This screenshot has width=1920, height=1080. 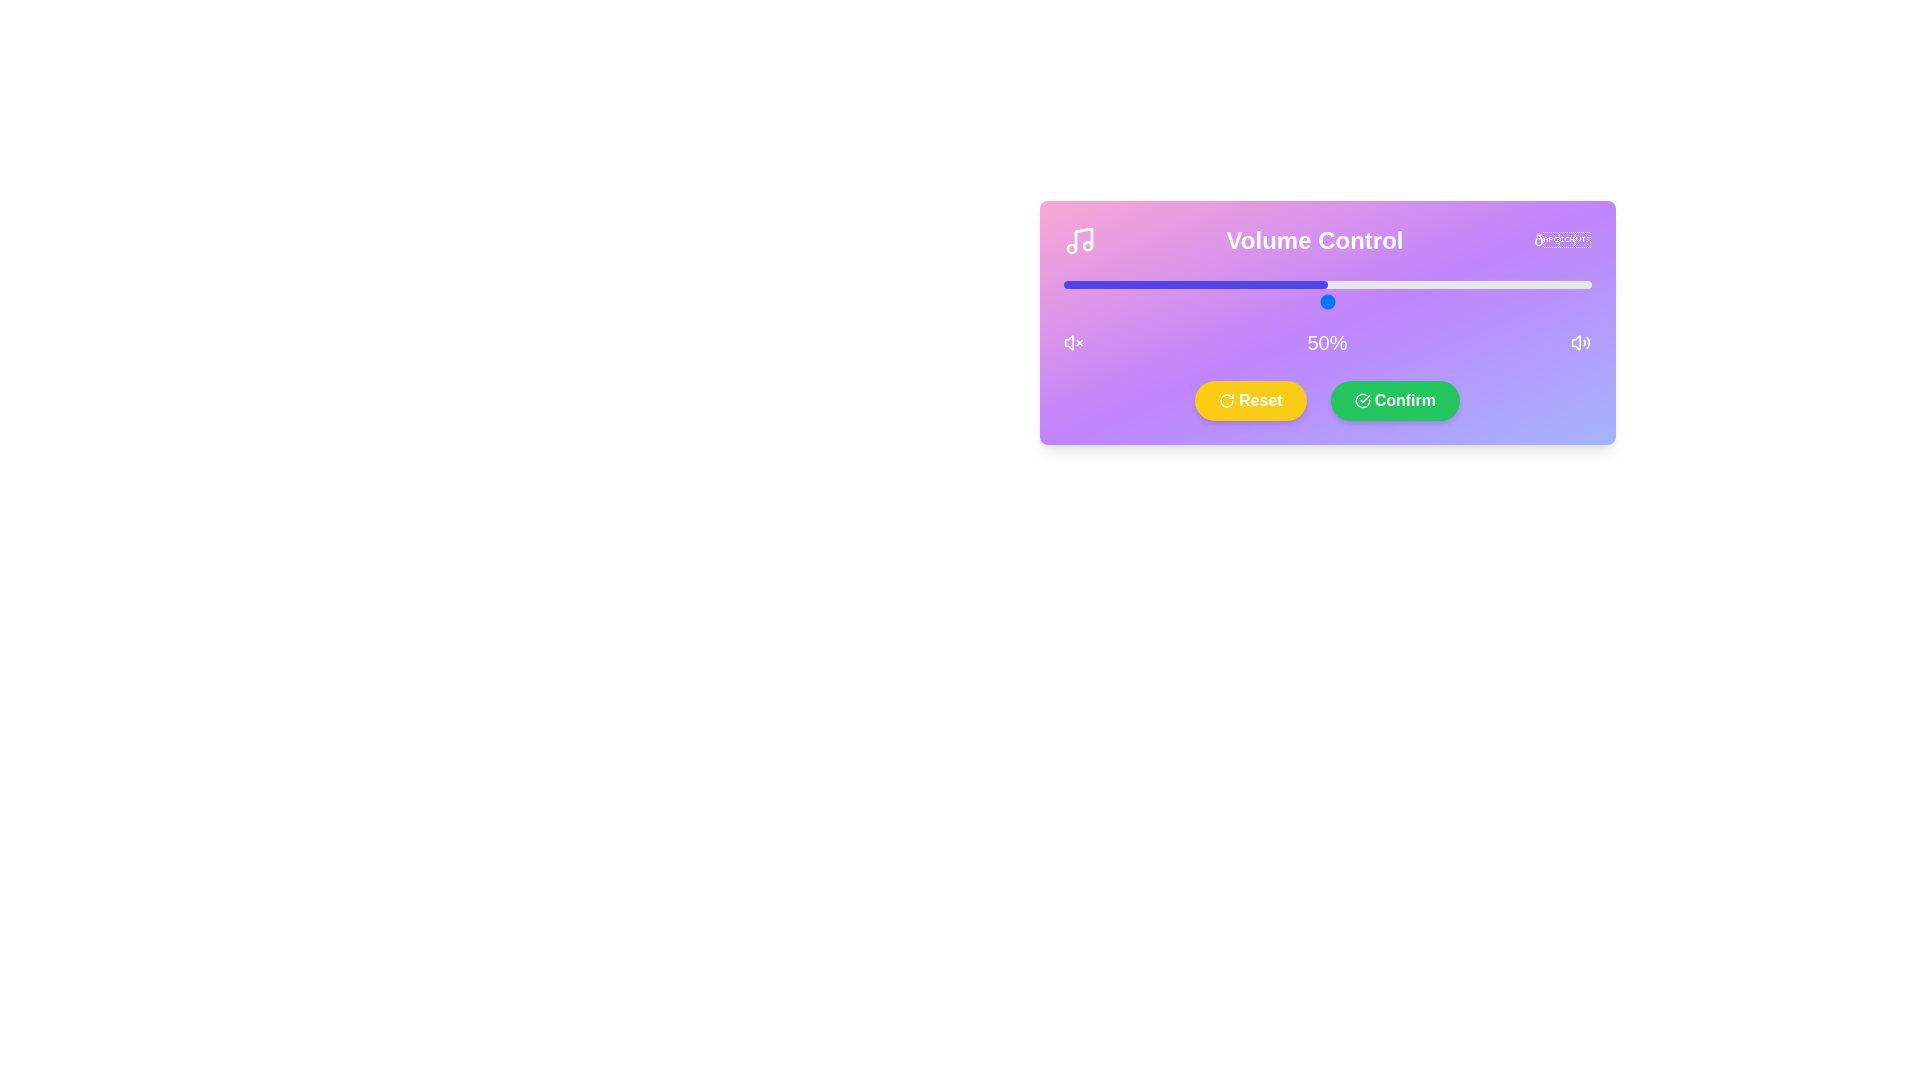 What do you see at coordinates (1459, 285) in the screenshot?
I see `the slider value` at bounding box center [1459, 285].